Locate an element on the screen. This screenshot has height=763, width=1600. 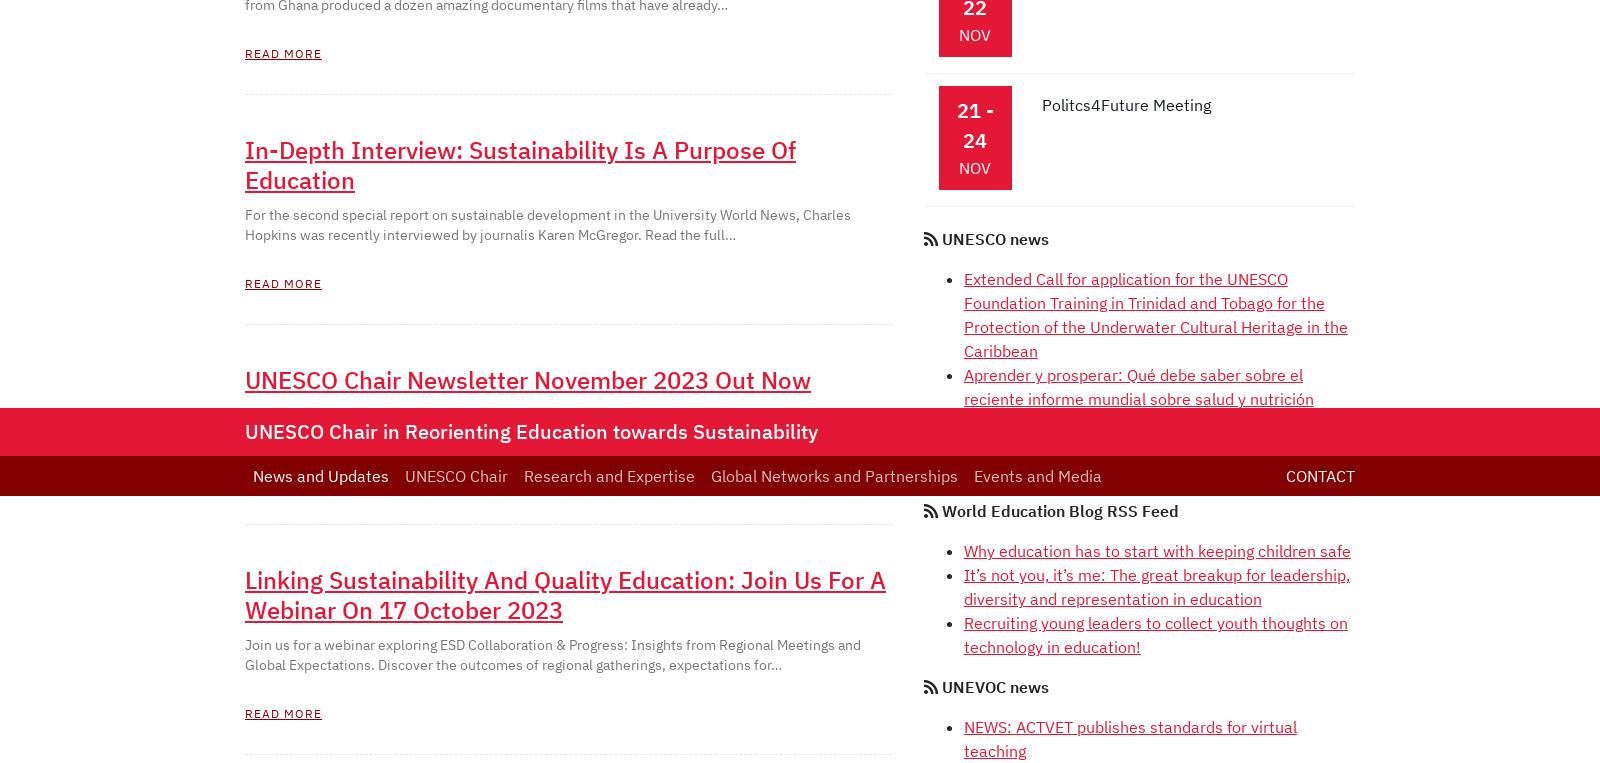
'3' is located at coordinates (340, 29).